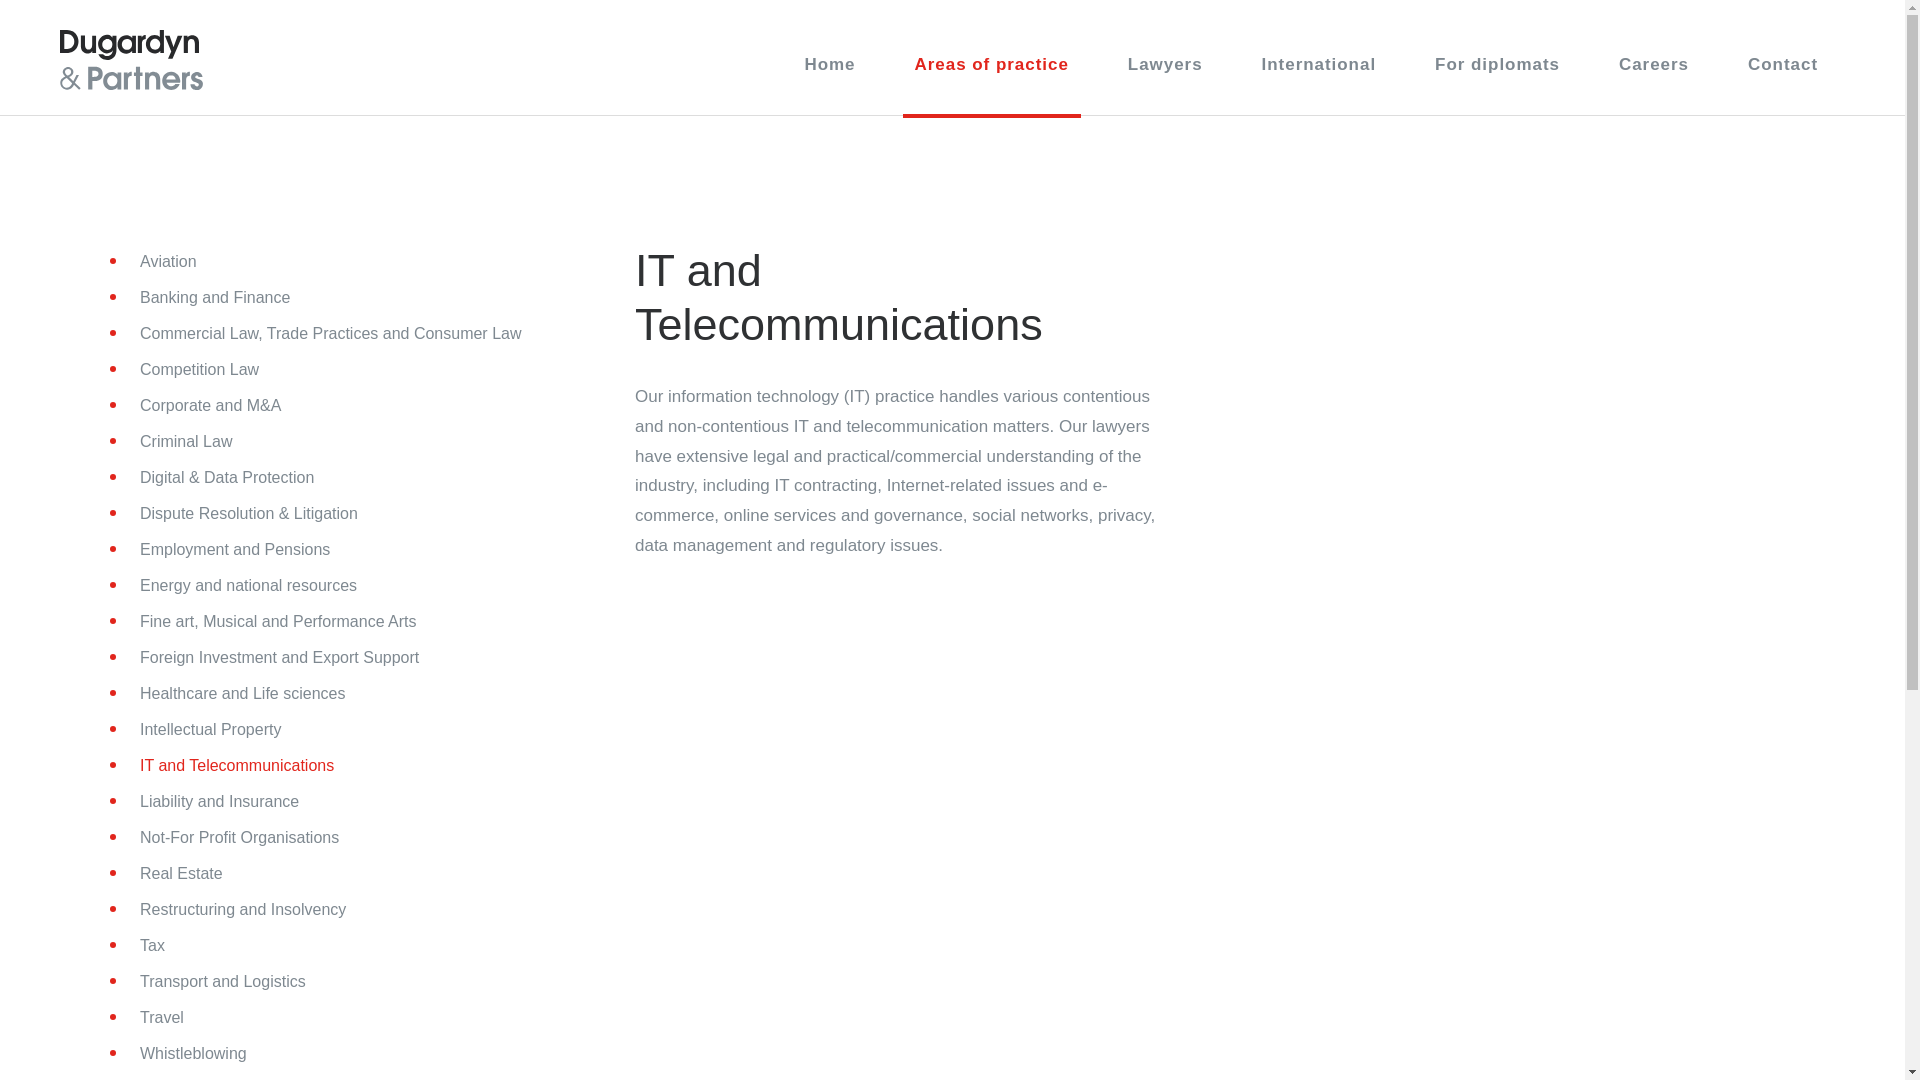  Describe the element at coordinates (235, 512) in the screenshot. I see `'Dispute Resolution & Litigation'` at that location.